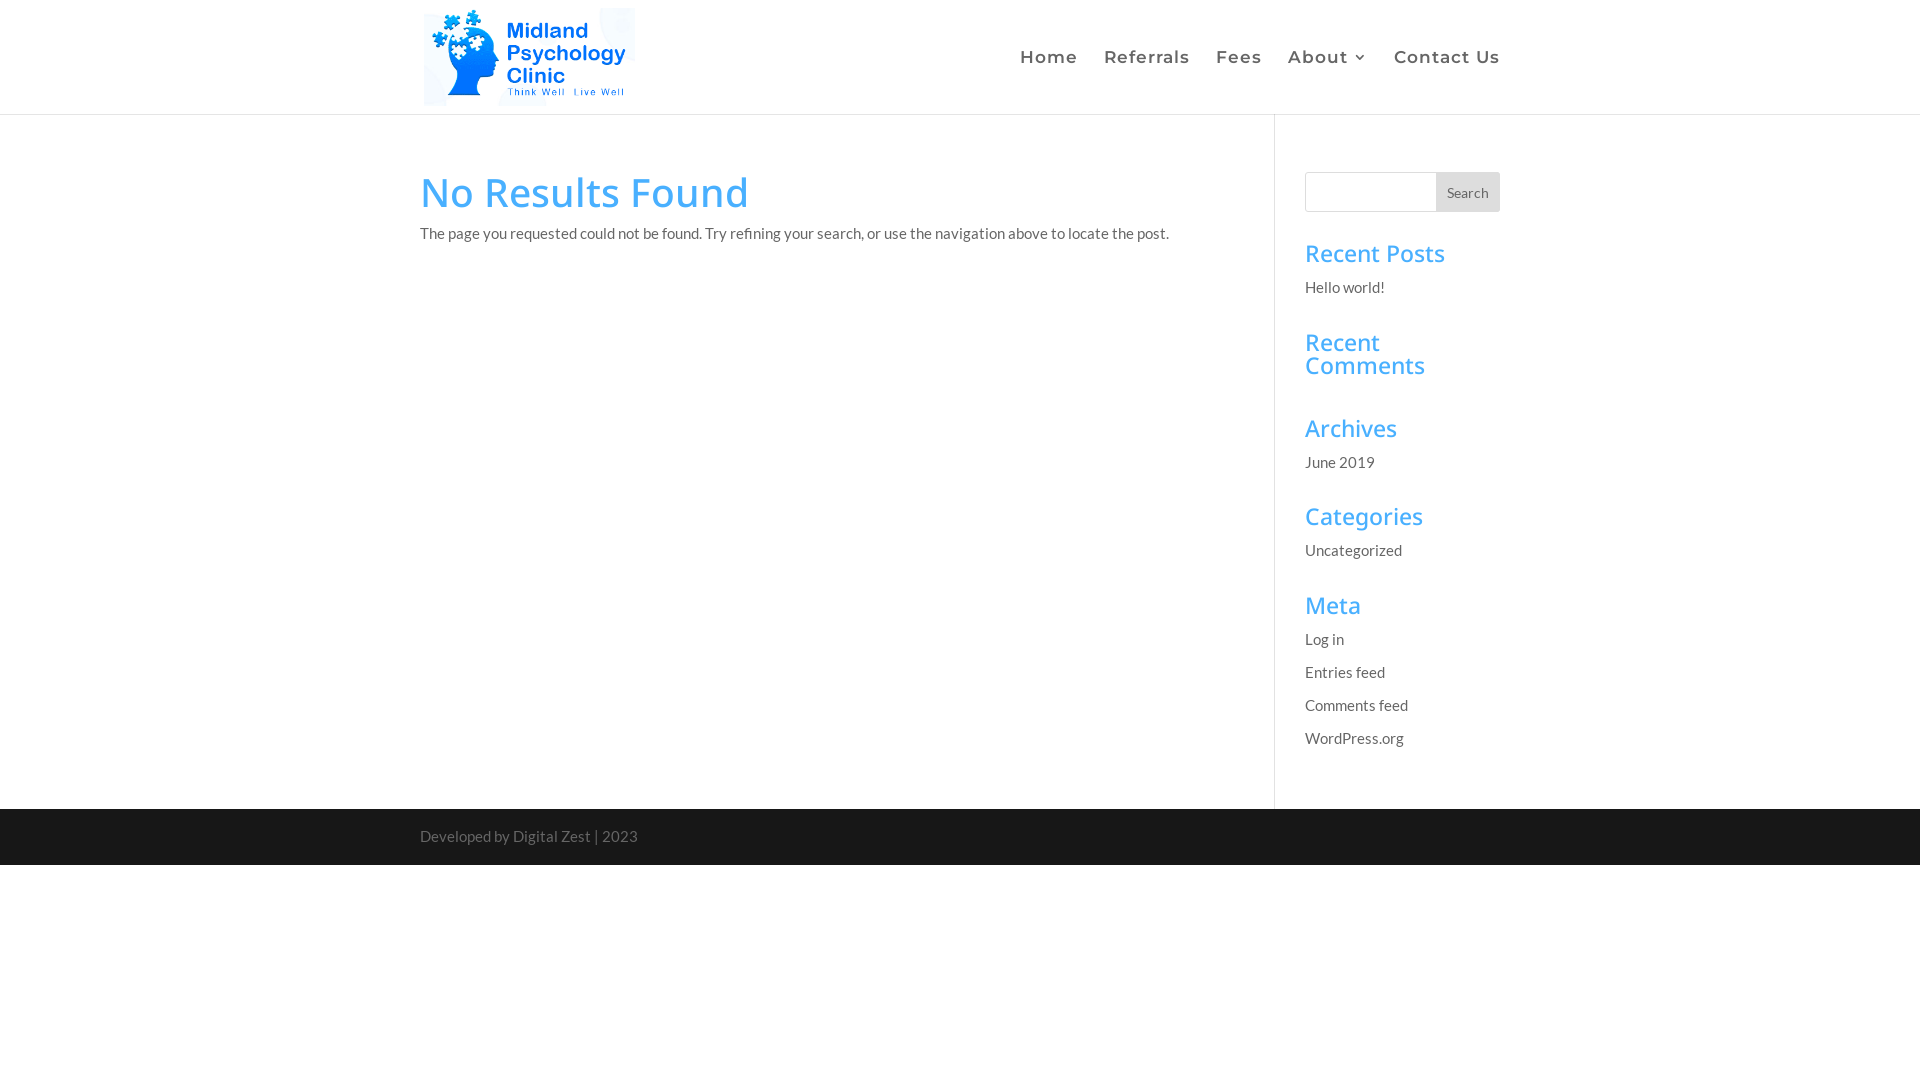  Describe the element at coordinates (1344, 286) in the screenshot. I see `'Hello world!'` at that location.